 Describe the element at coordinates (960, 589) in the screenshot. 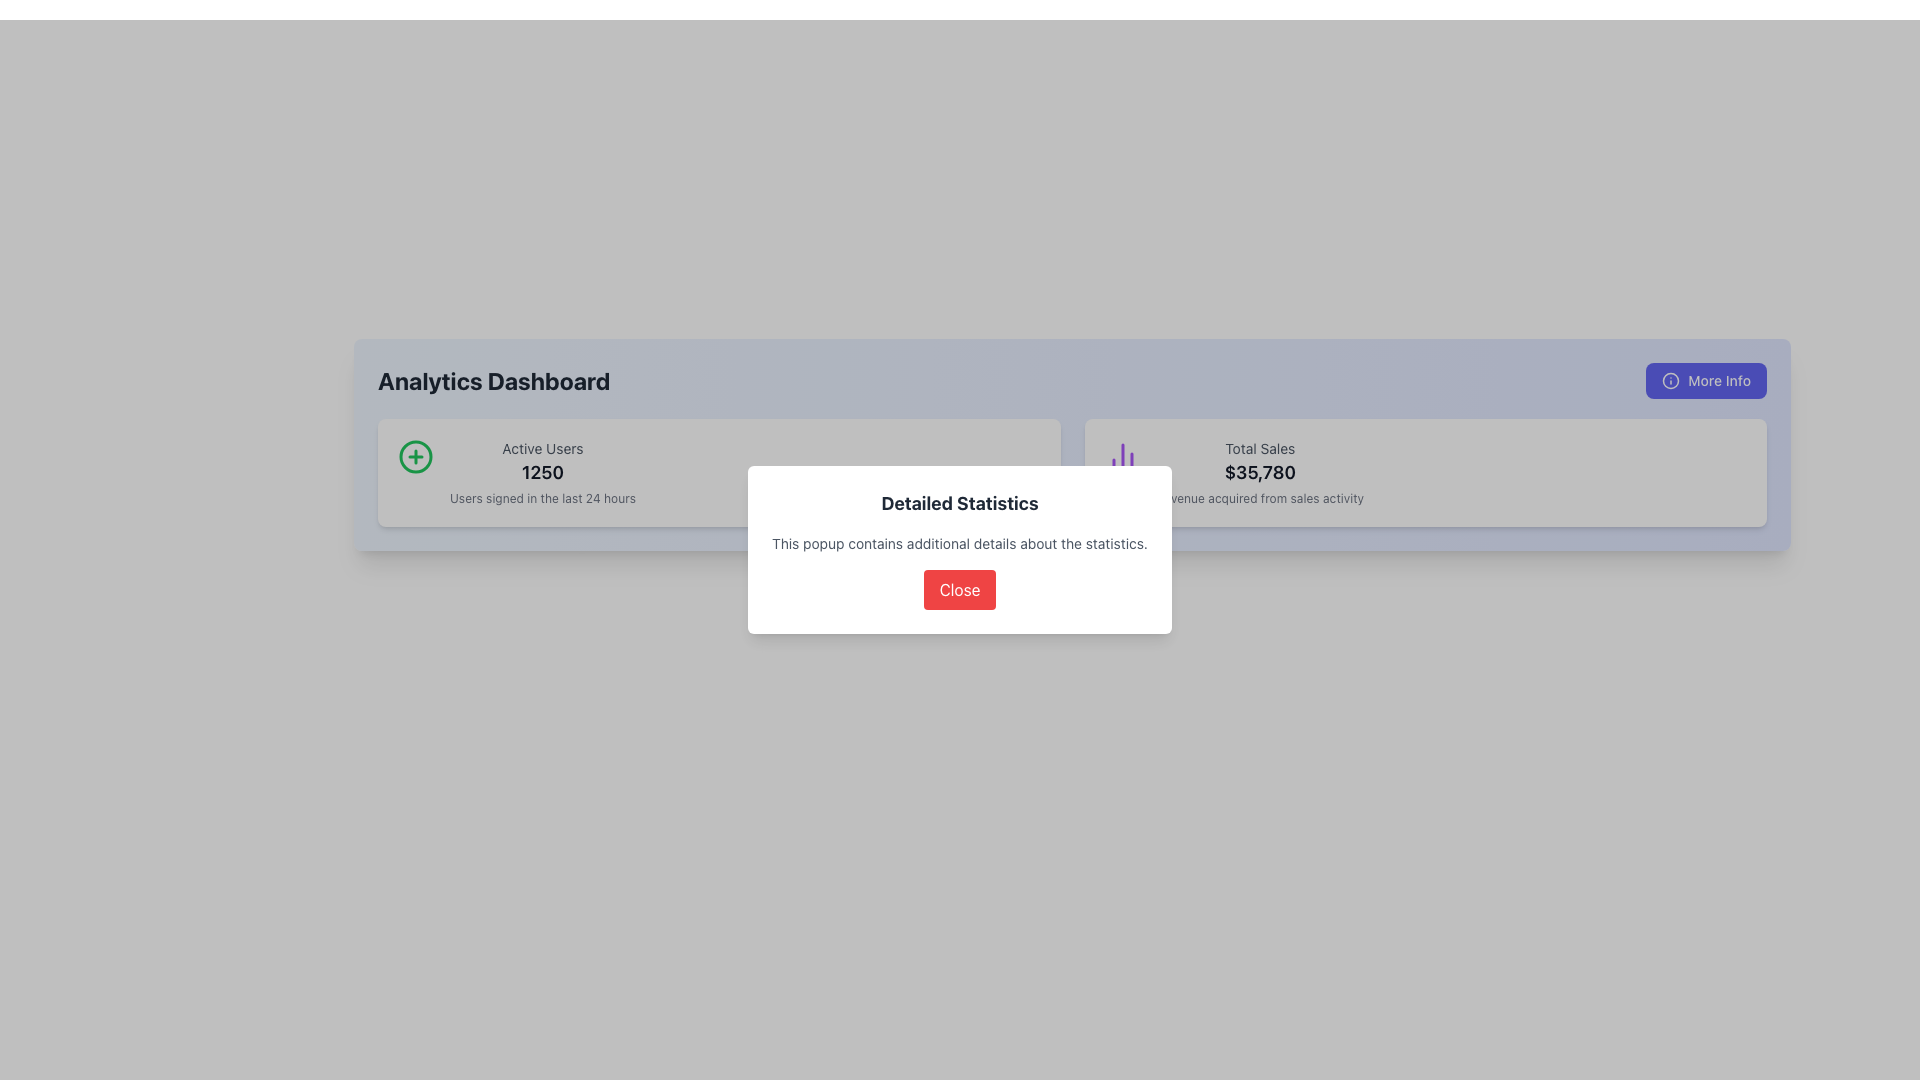

I see `the rectangular red button labeled 'Close' located at the bottom of the 'Detailed Statistics' popup` at that location.